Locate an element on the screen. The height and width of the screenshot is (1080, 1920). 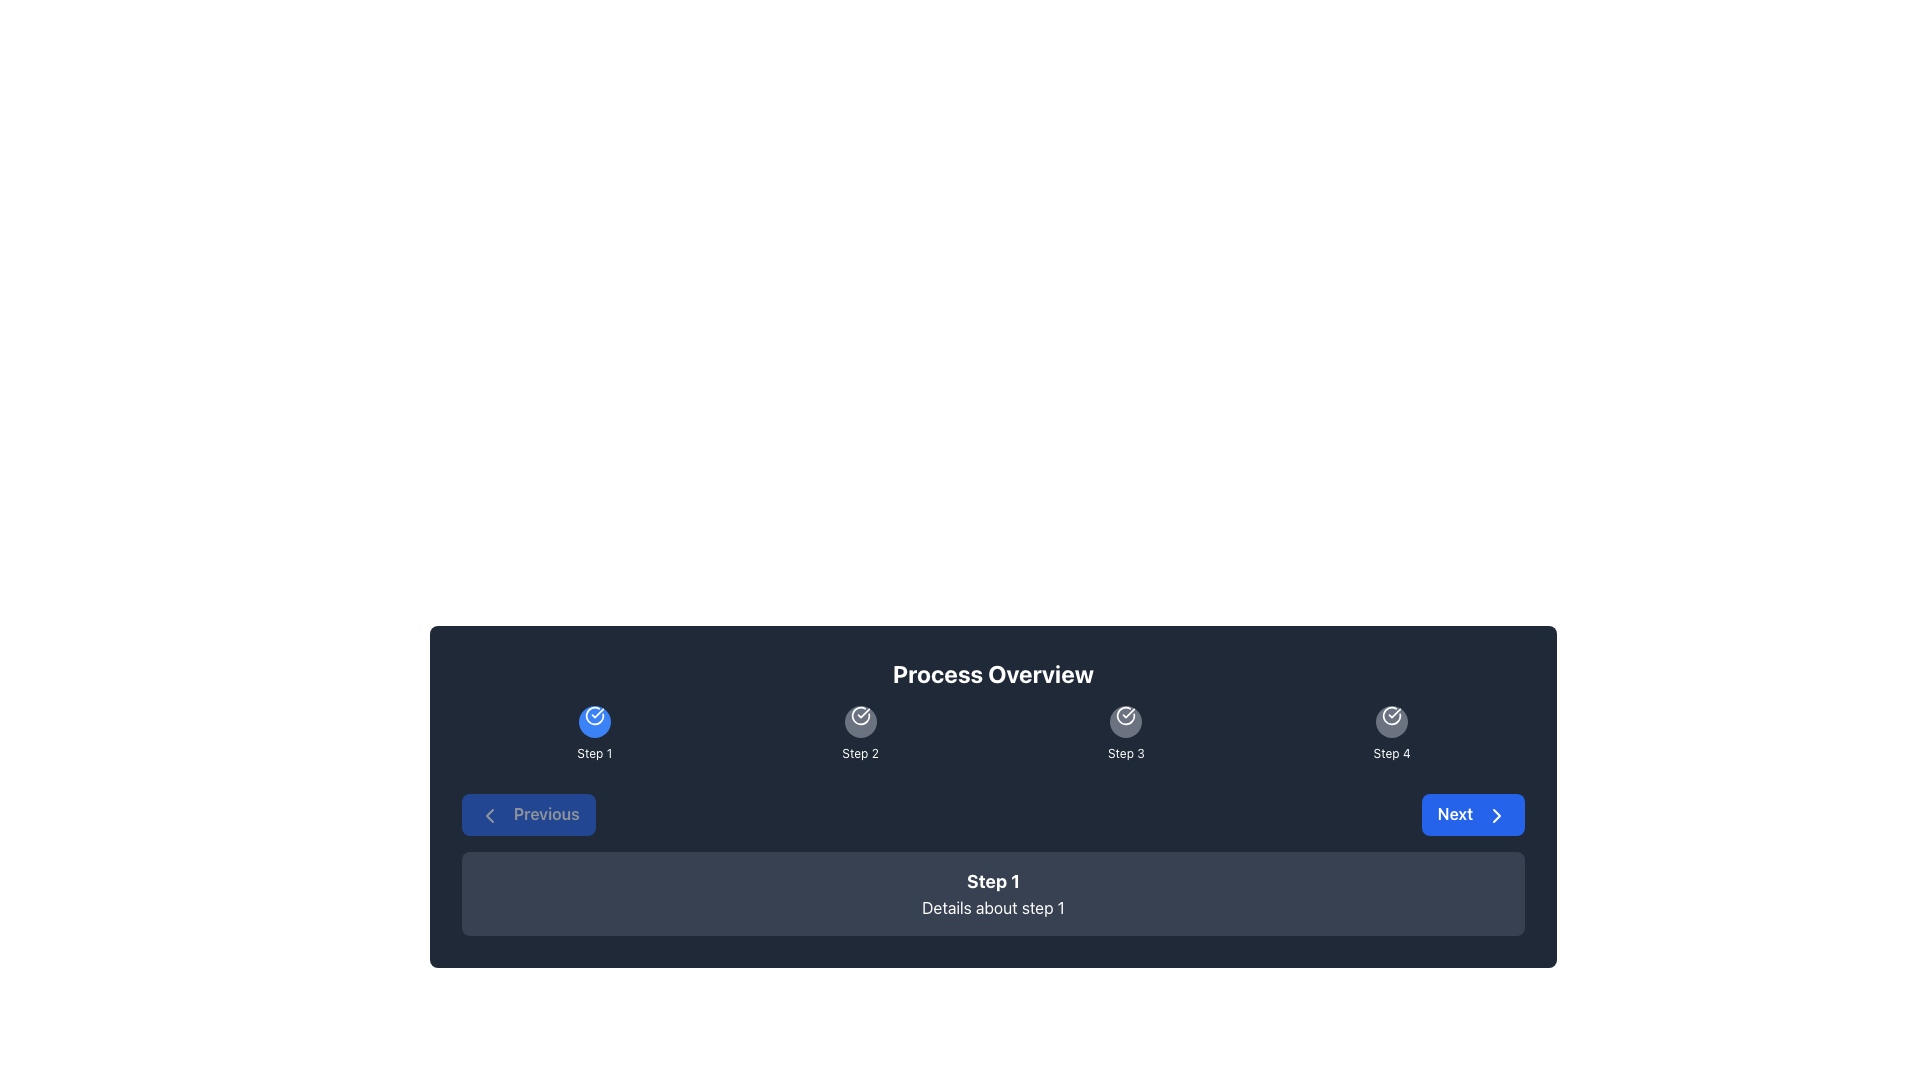
text content of the Text Label that indicates the third step in the 'Process Overview' navigation bar is located at coordinates (1126, 753).